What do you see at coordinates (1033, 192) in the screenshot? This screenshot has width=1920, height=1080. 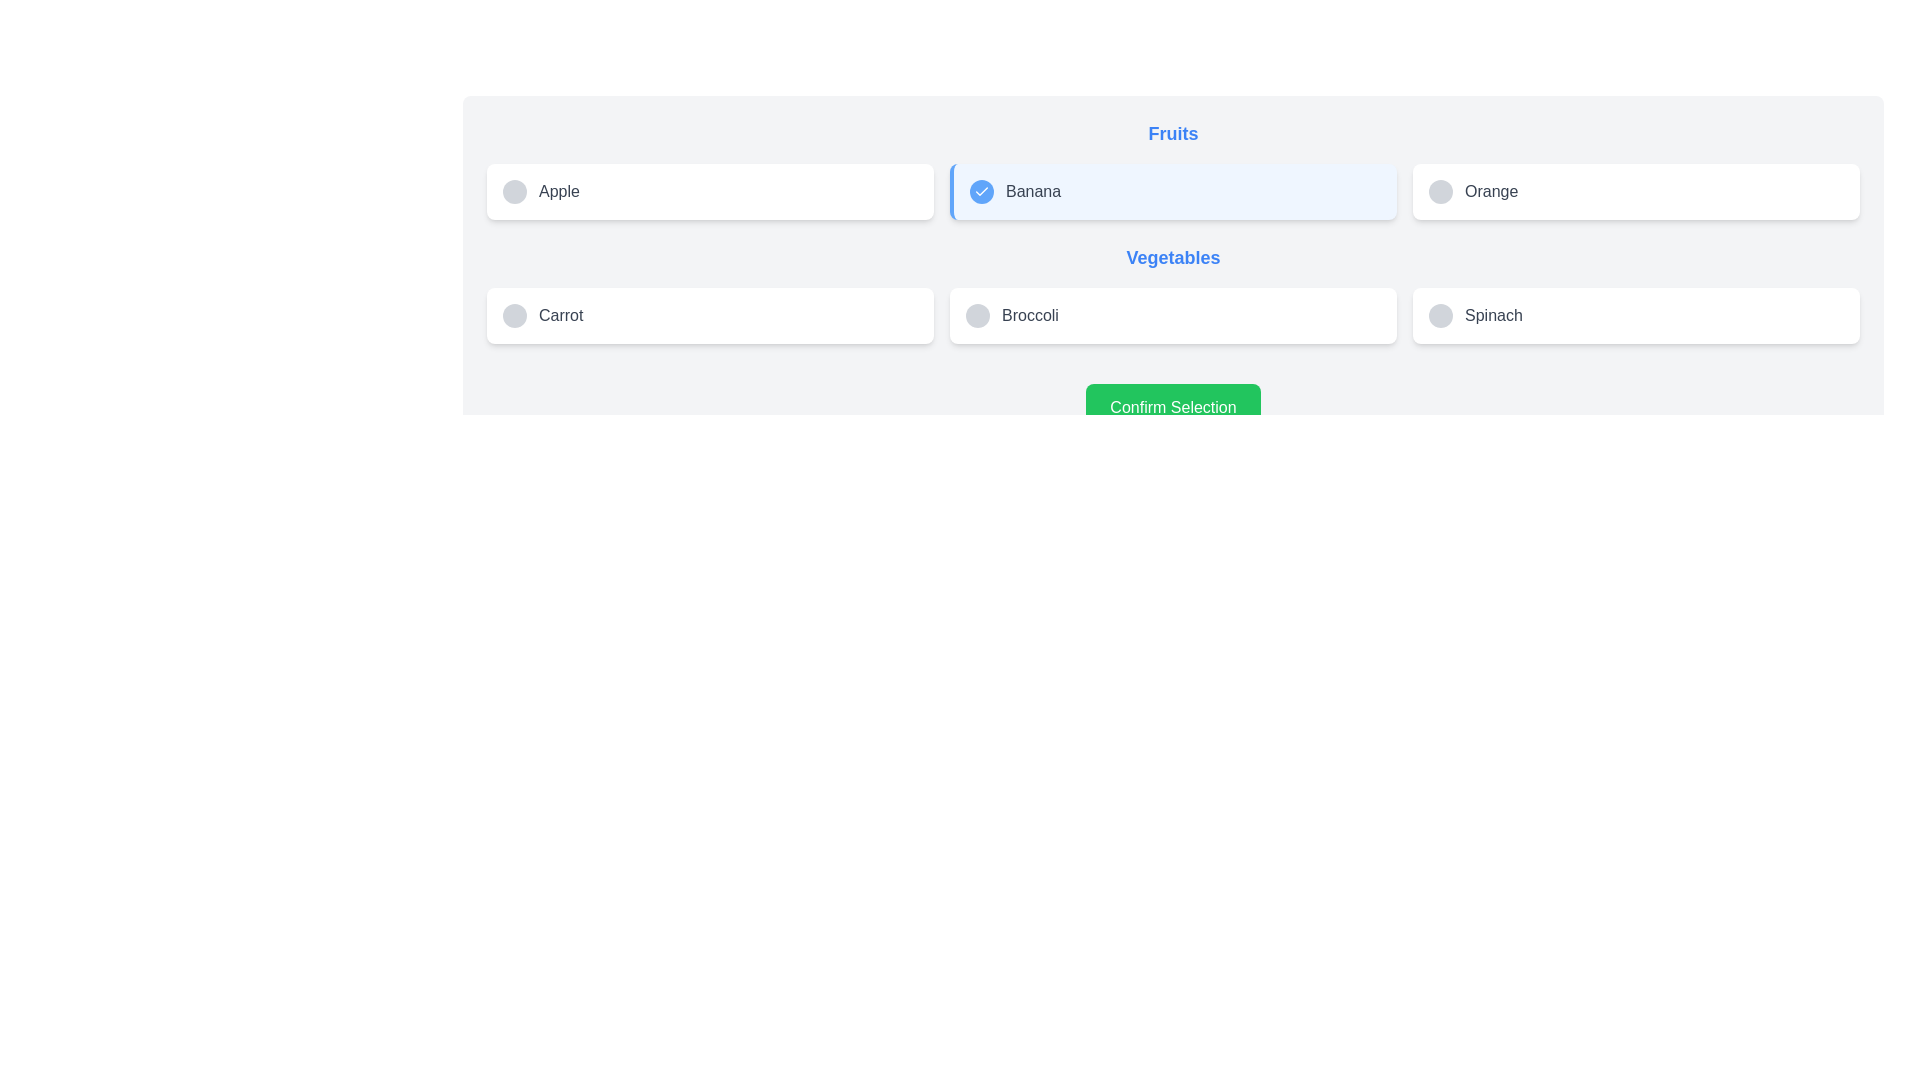 I see `text label displaying 'Banana' which is styled with medium gray font weight and located in a selectable component with a light blue background` at bounding box center [1033, 192].